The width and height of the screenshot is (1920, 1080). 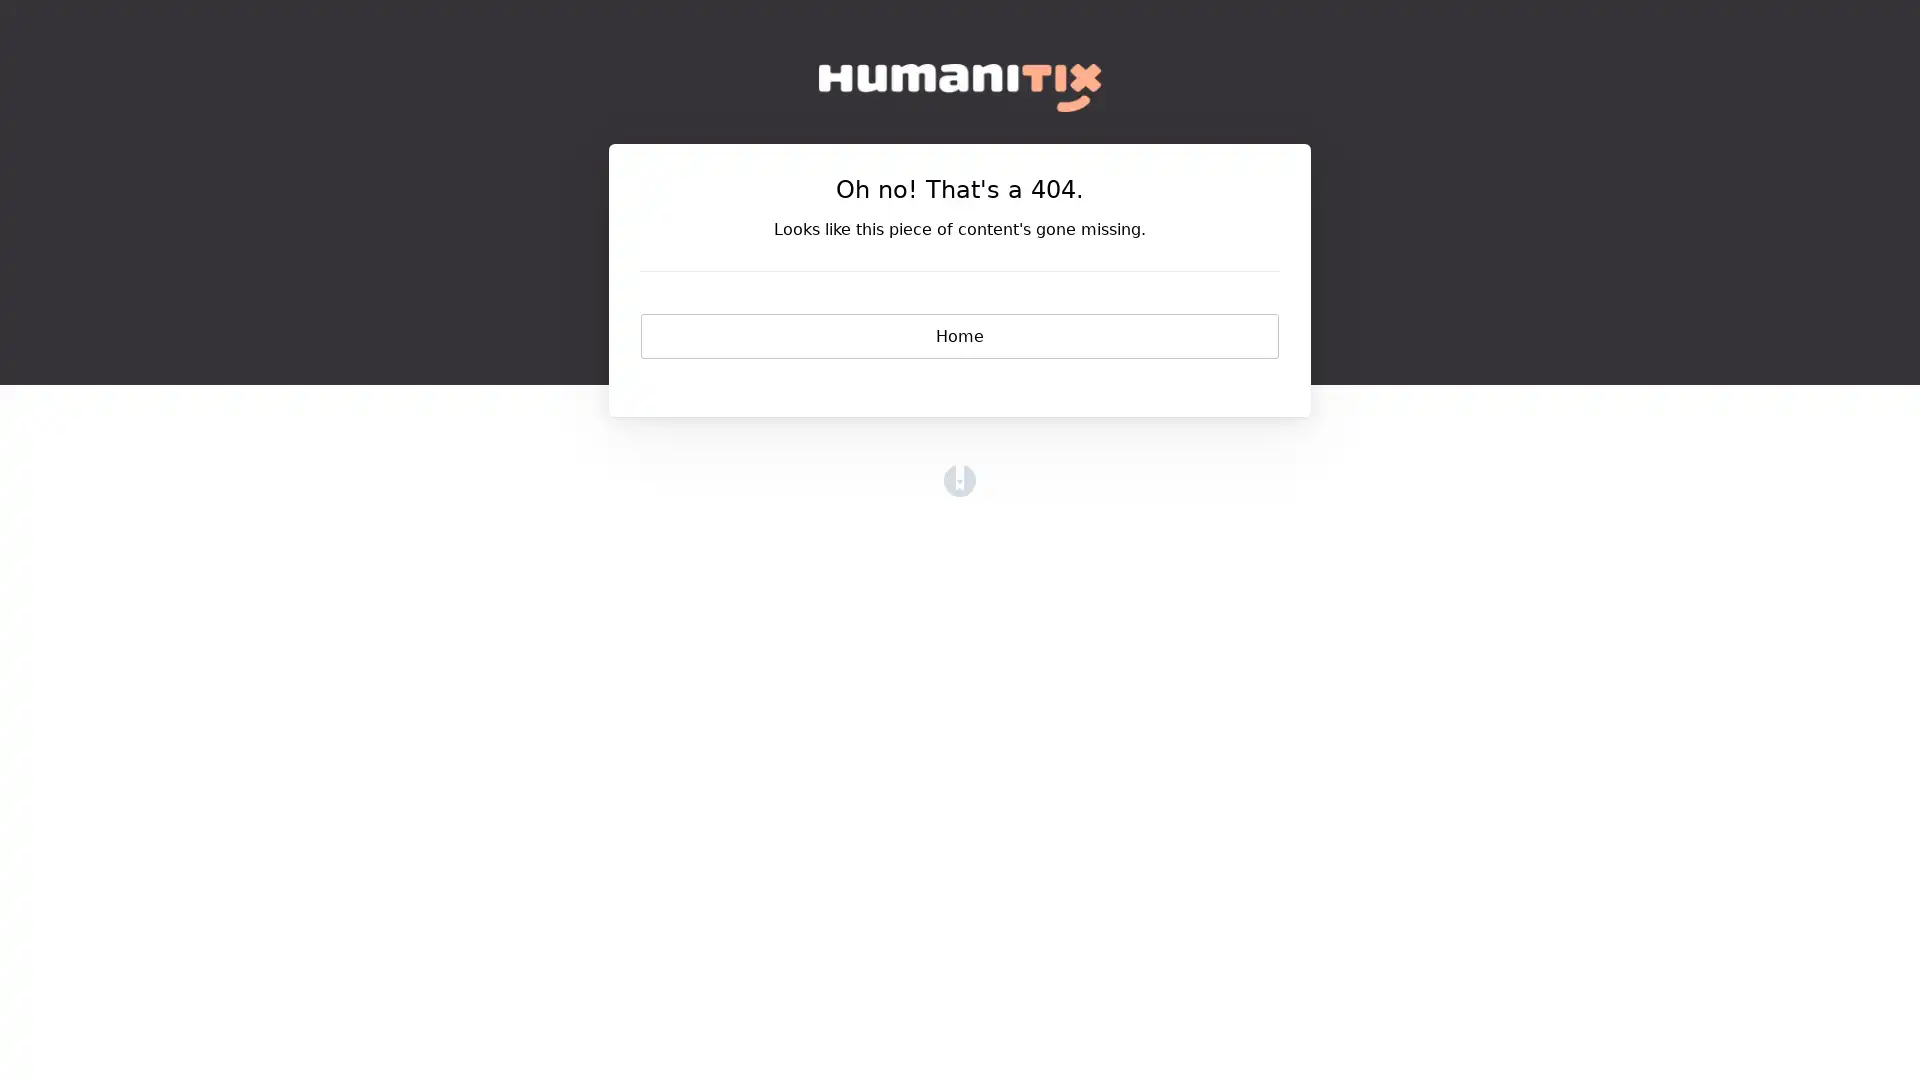 What do you see at coordinates (960, 335) in the screenshot?
I see `Home` at bounding box center [960, 335].